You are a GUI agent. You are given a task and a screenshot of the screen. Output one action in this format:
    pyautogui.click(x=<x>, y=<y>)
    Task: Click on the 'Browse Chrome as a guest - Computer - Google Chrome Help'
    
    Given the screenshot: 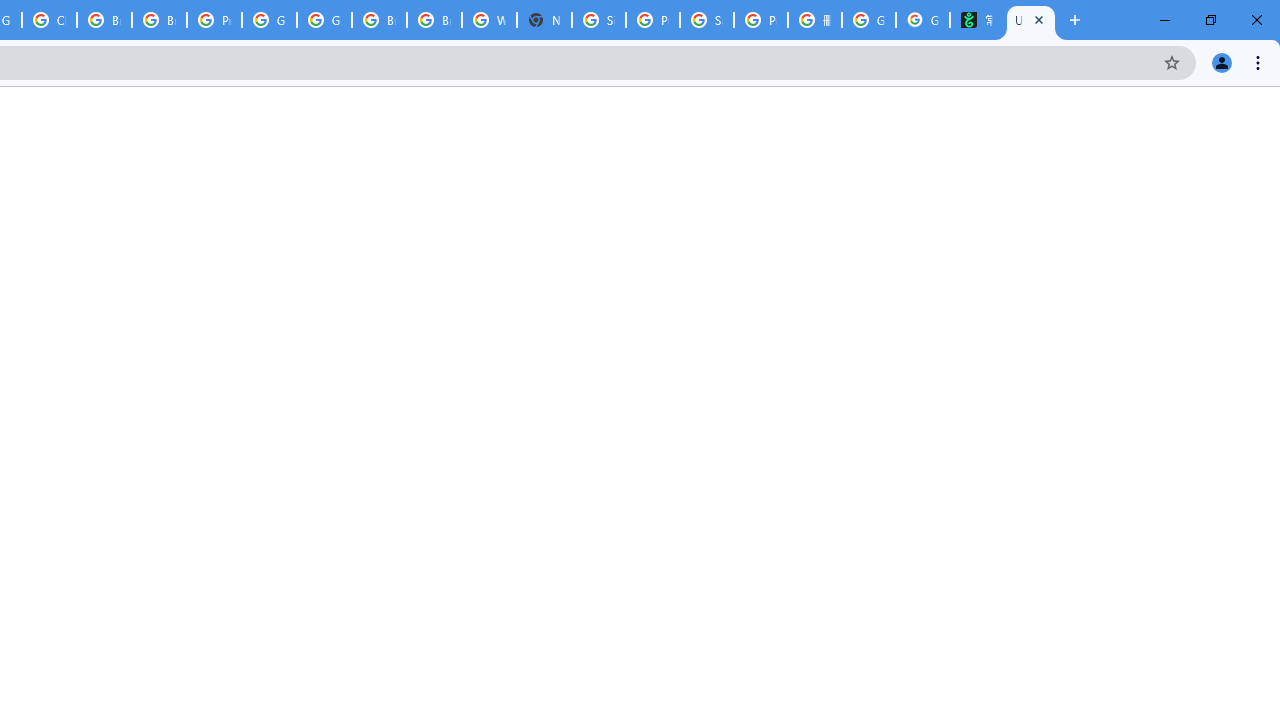 What is the action you would take?
    pyautogui.click(x=379, y=20)
    